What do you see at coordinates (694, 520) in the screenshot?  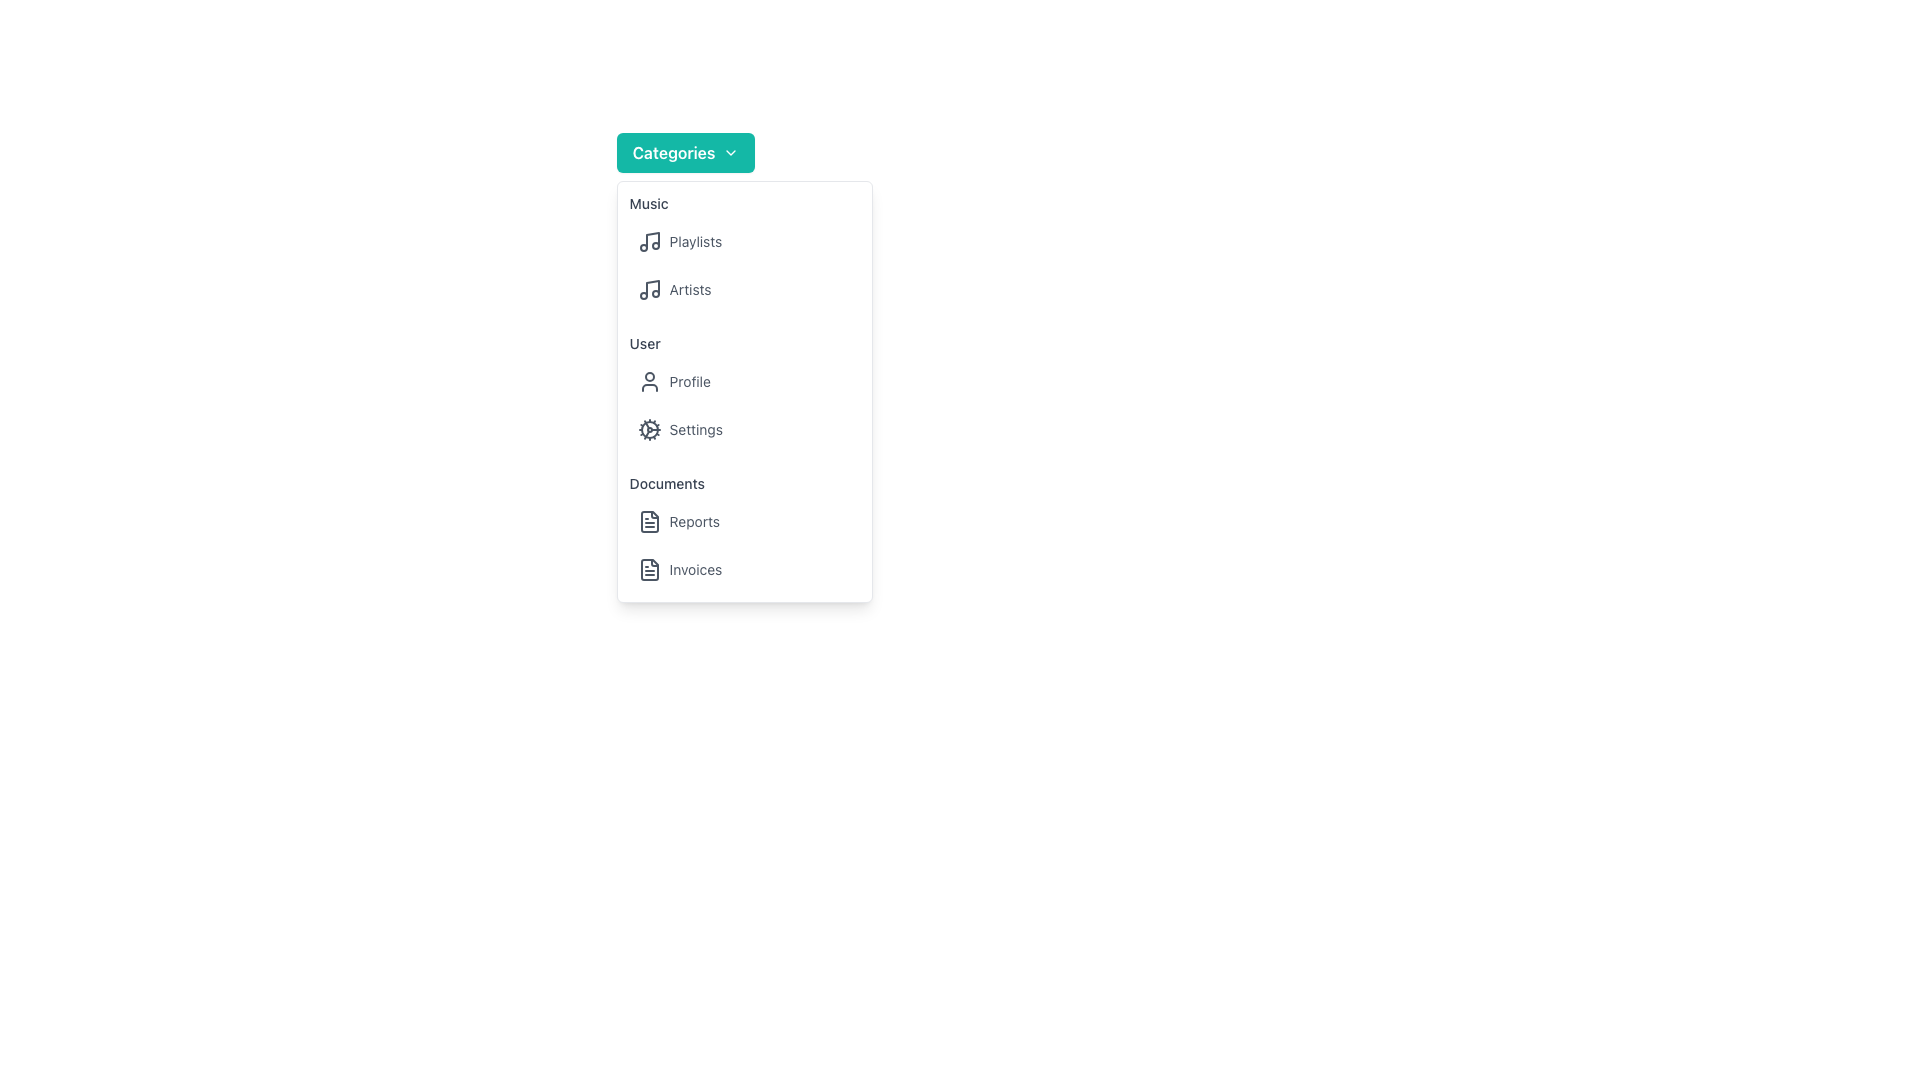 I see `text label 'Reports' located in the dropdown menu under the 'Documents' section, which is the first item above the 'Invoices' label` at bounding box center [694, 520].